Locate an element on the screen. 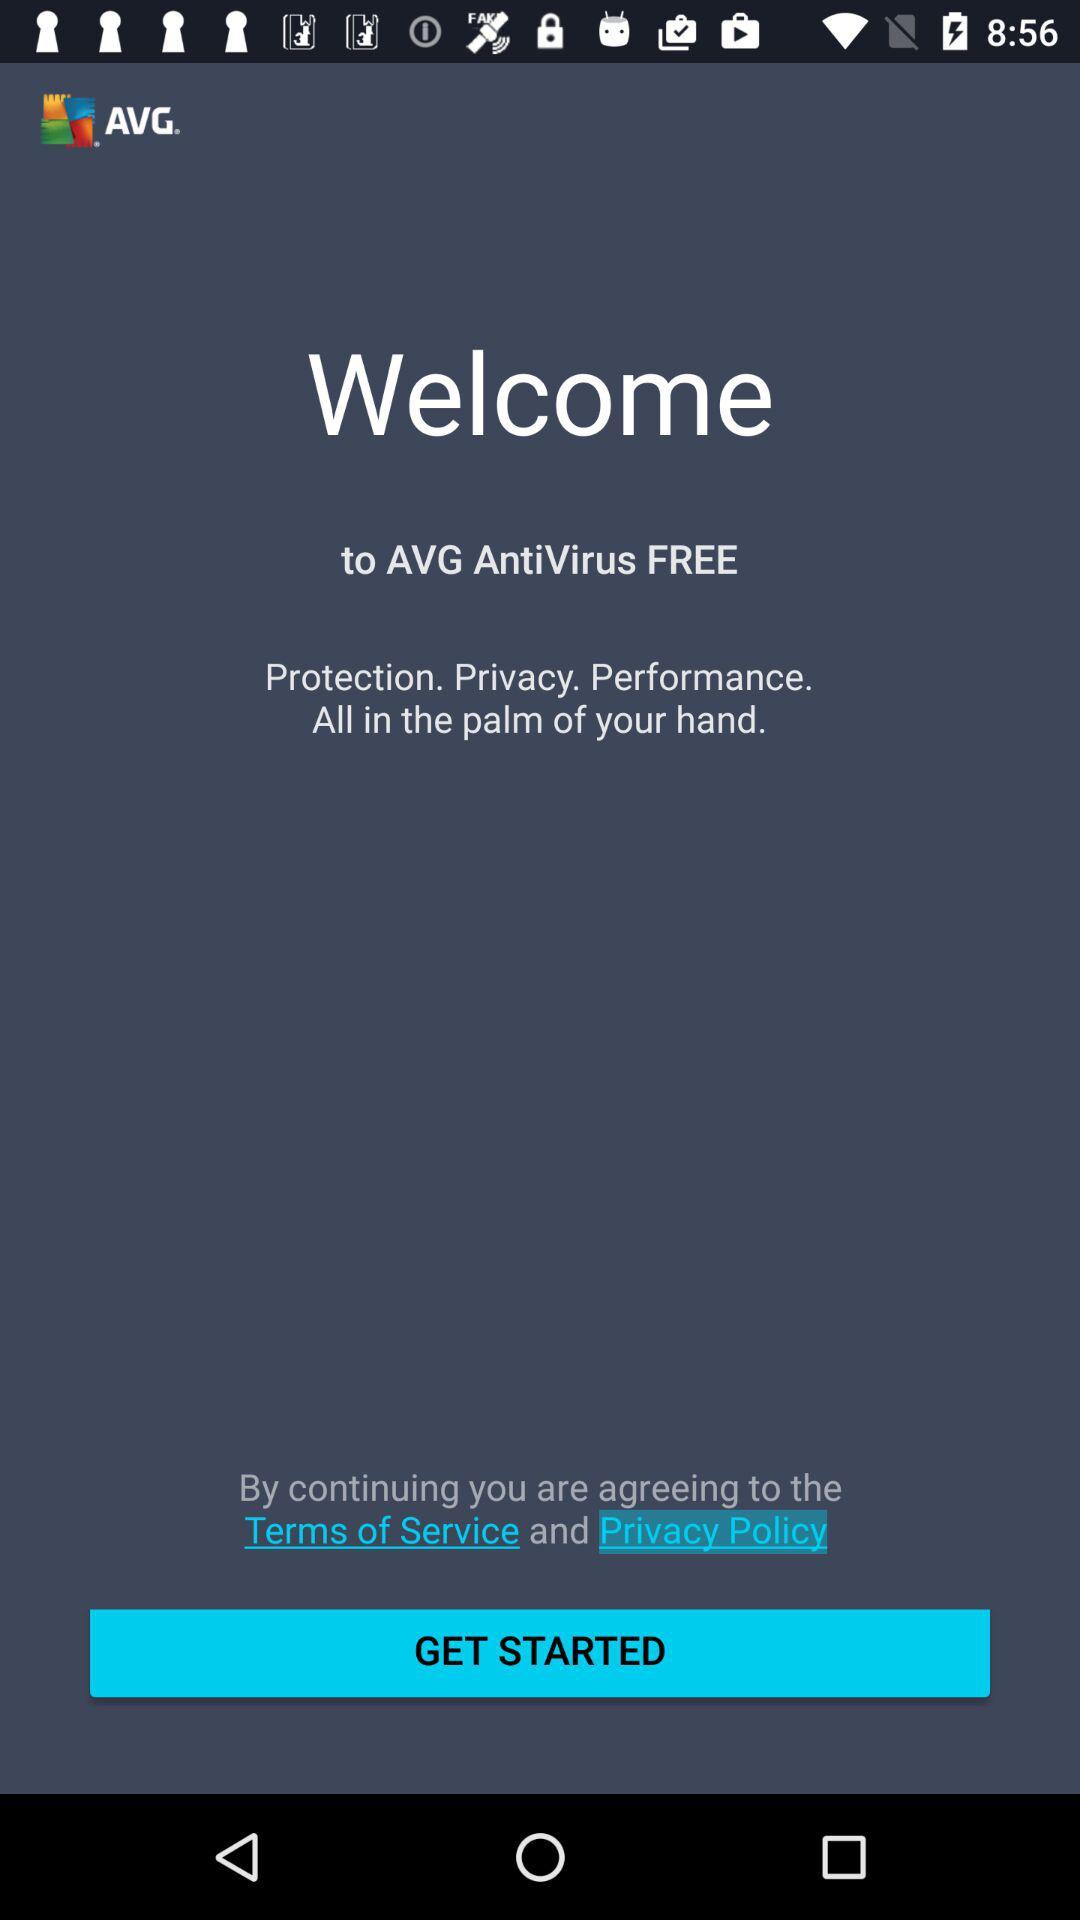  the item below the by continuing you icon is located at coordinates (540, 1661).